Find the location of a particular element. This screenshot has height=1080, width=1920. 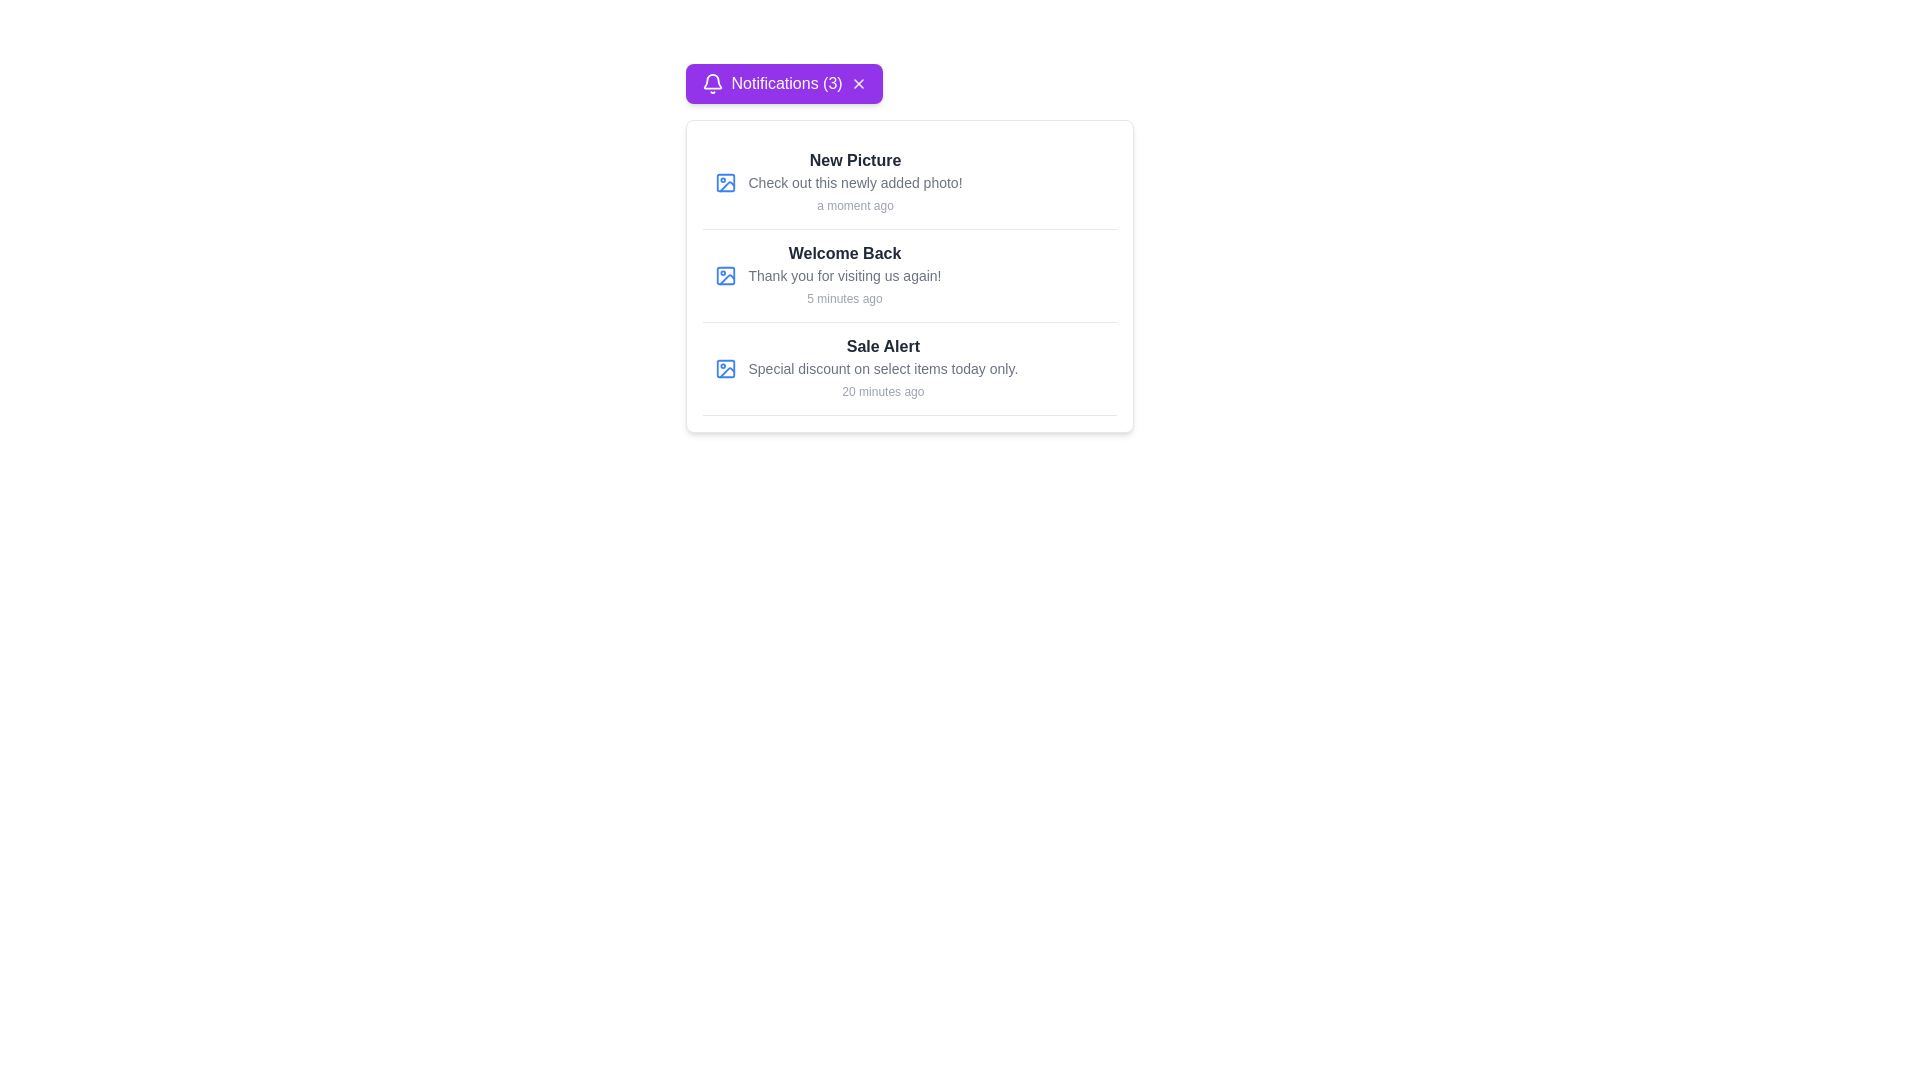

text content of the first notification item in the vertical list layout, which informs the user about a newly added picture is located at coordinates (908, 183).